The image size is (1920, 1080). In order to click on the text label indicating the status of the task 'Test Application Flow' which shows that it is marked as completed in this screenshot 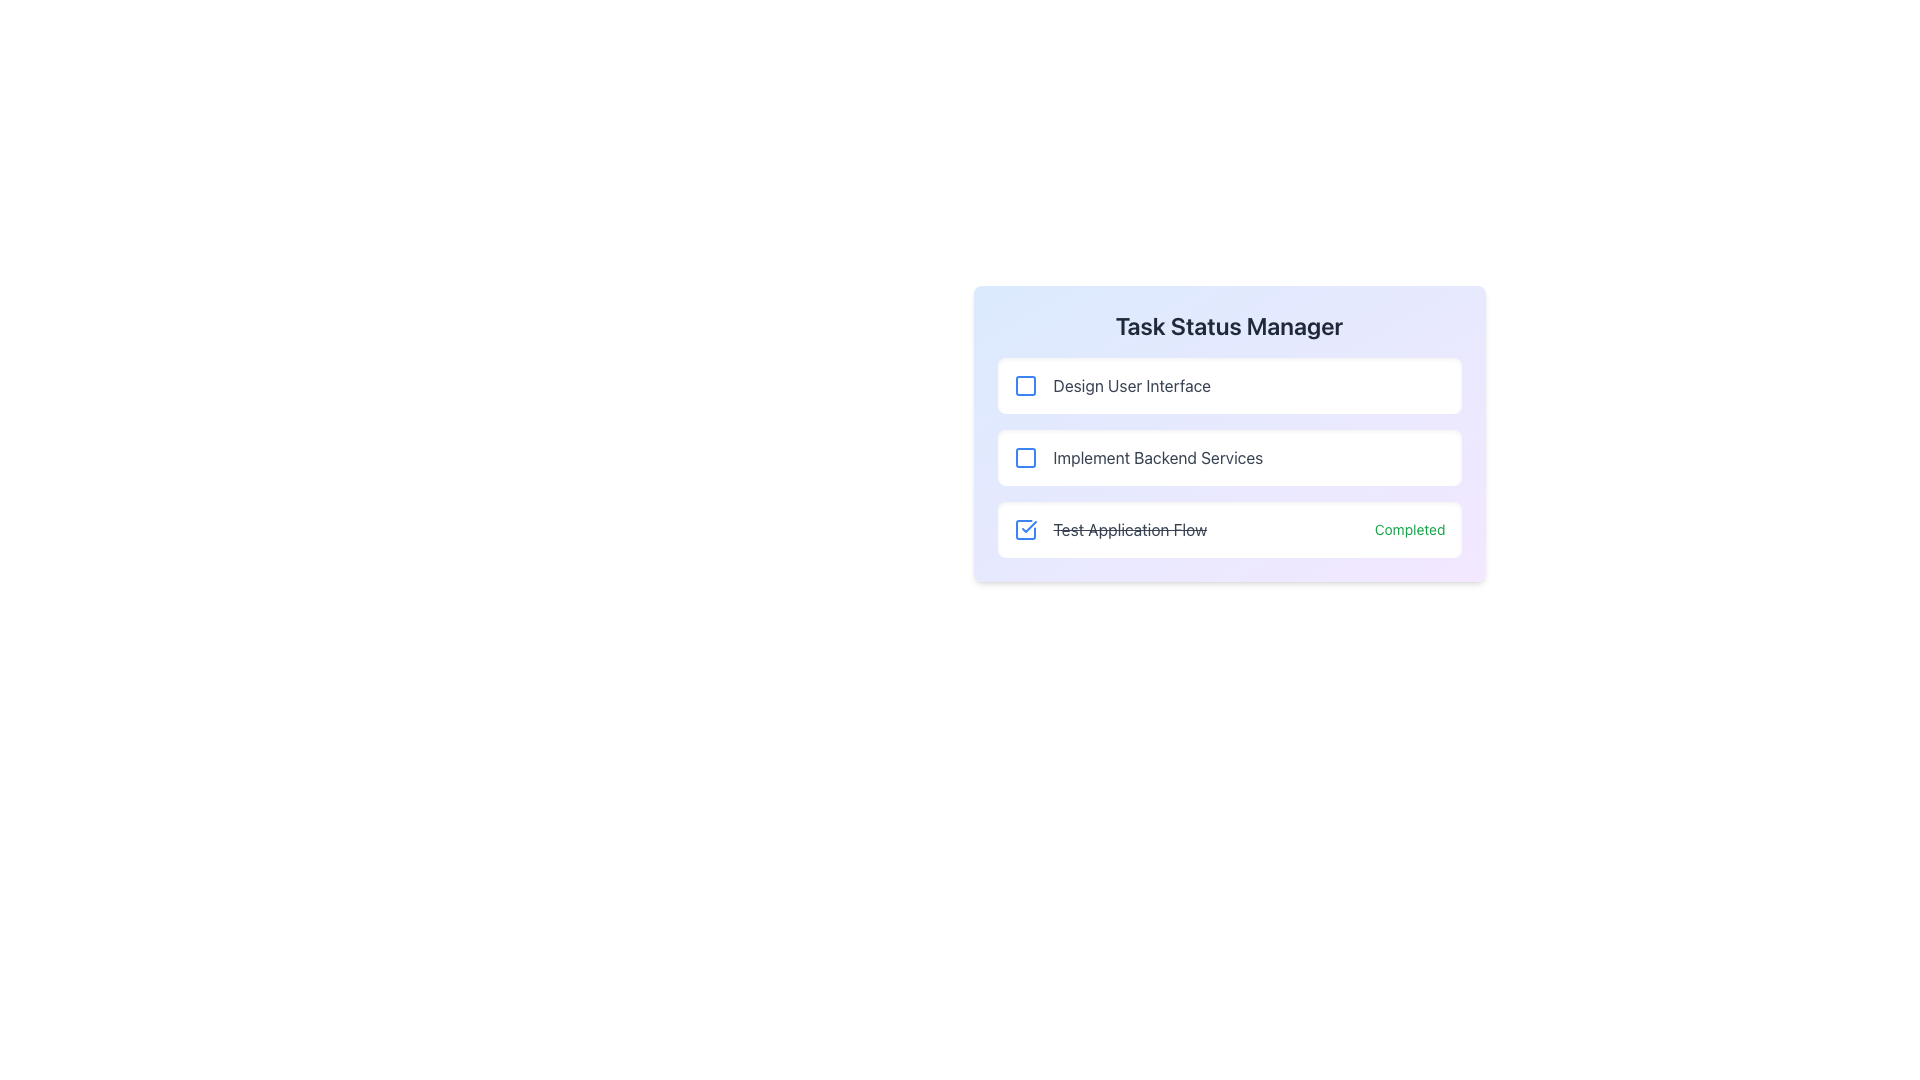, I will do `click(1409, 528)`.